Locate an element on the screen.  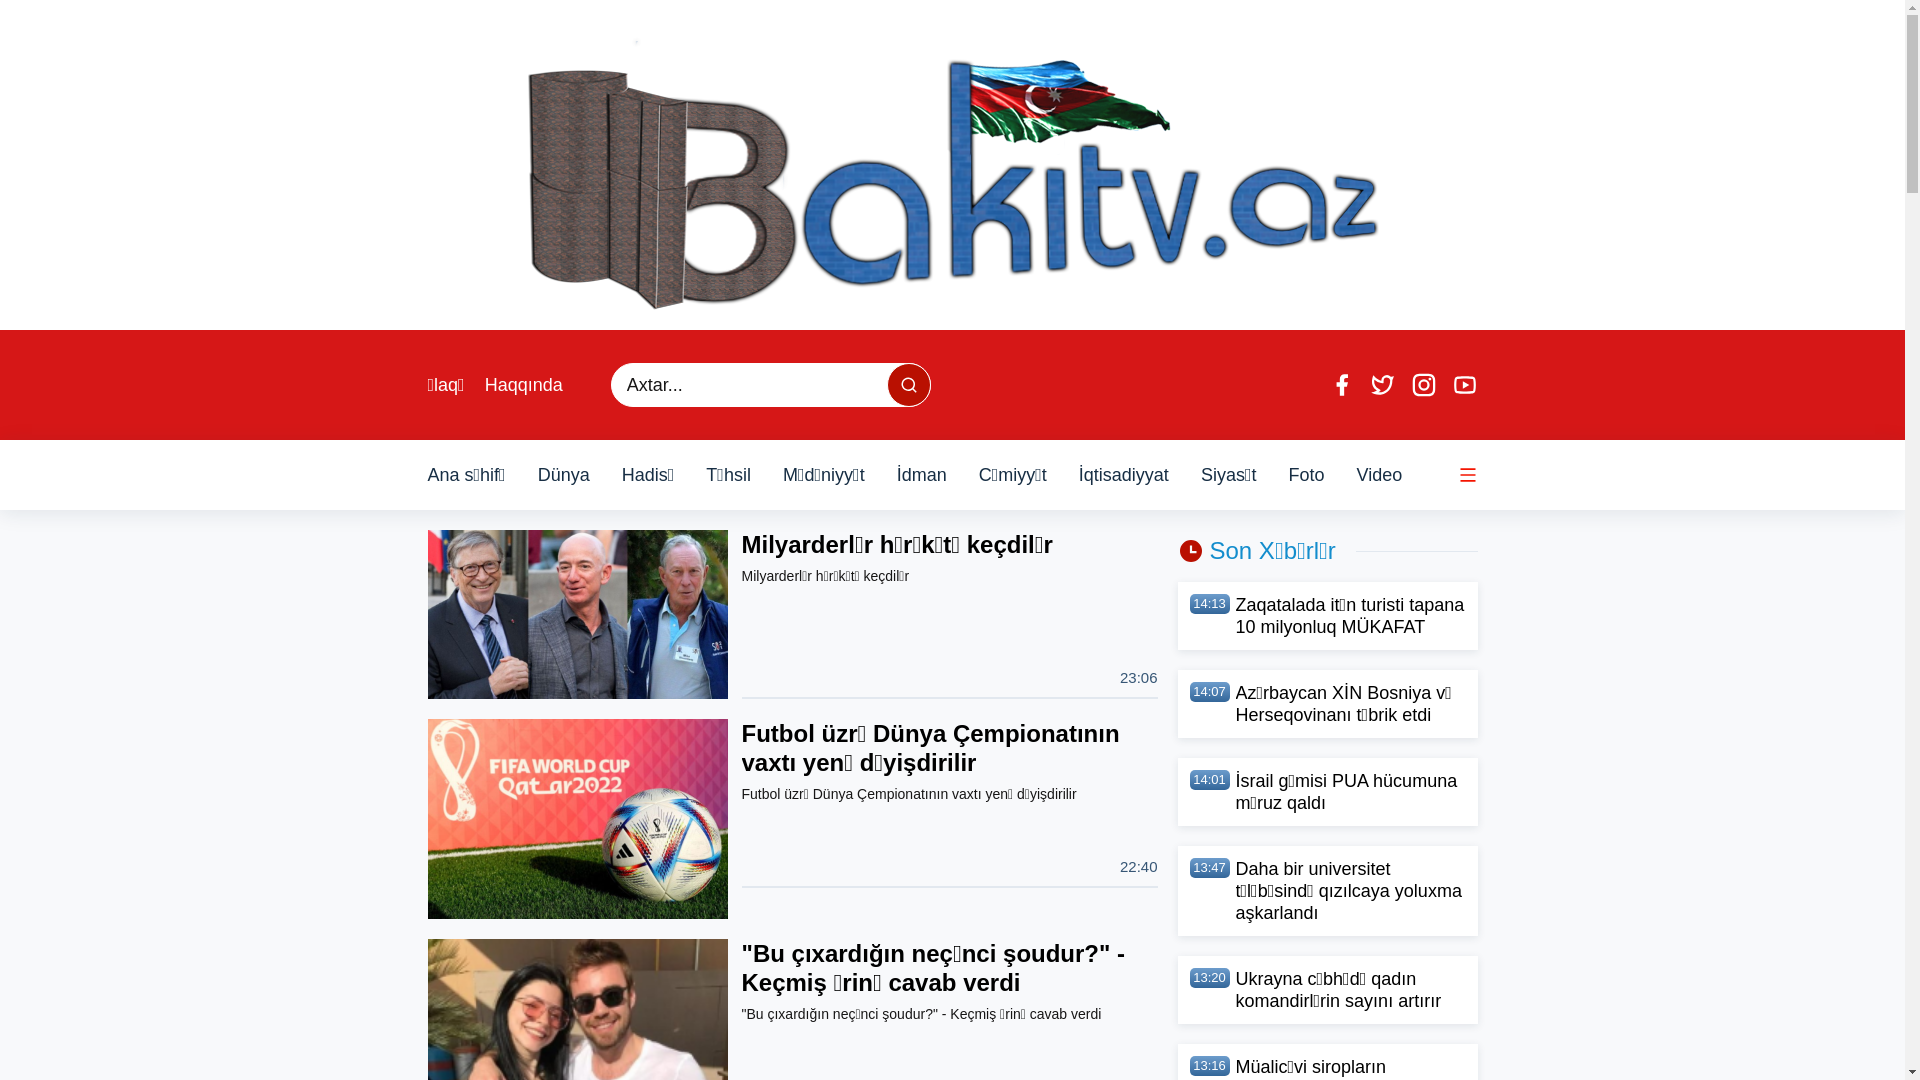
'Twitter' is located at coordinates (1381, 385).